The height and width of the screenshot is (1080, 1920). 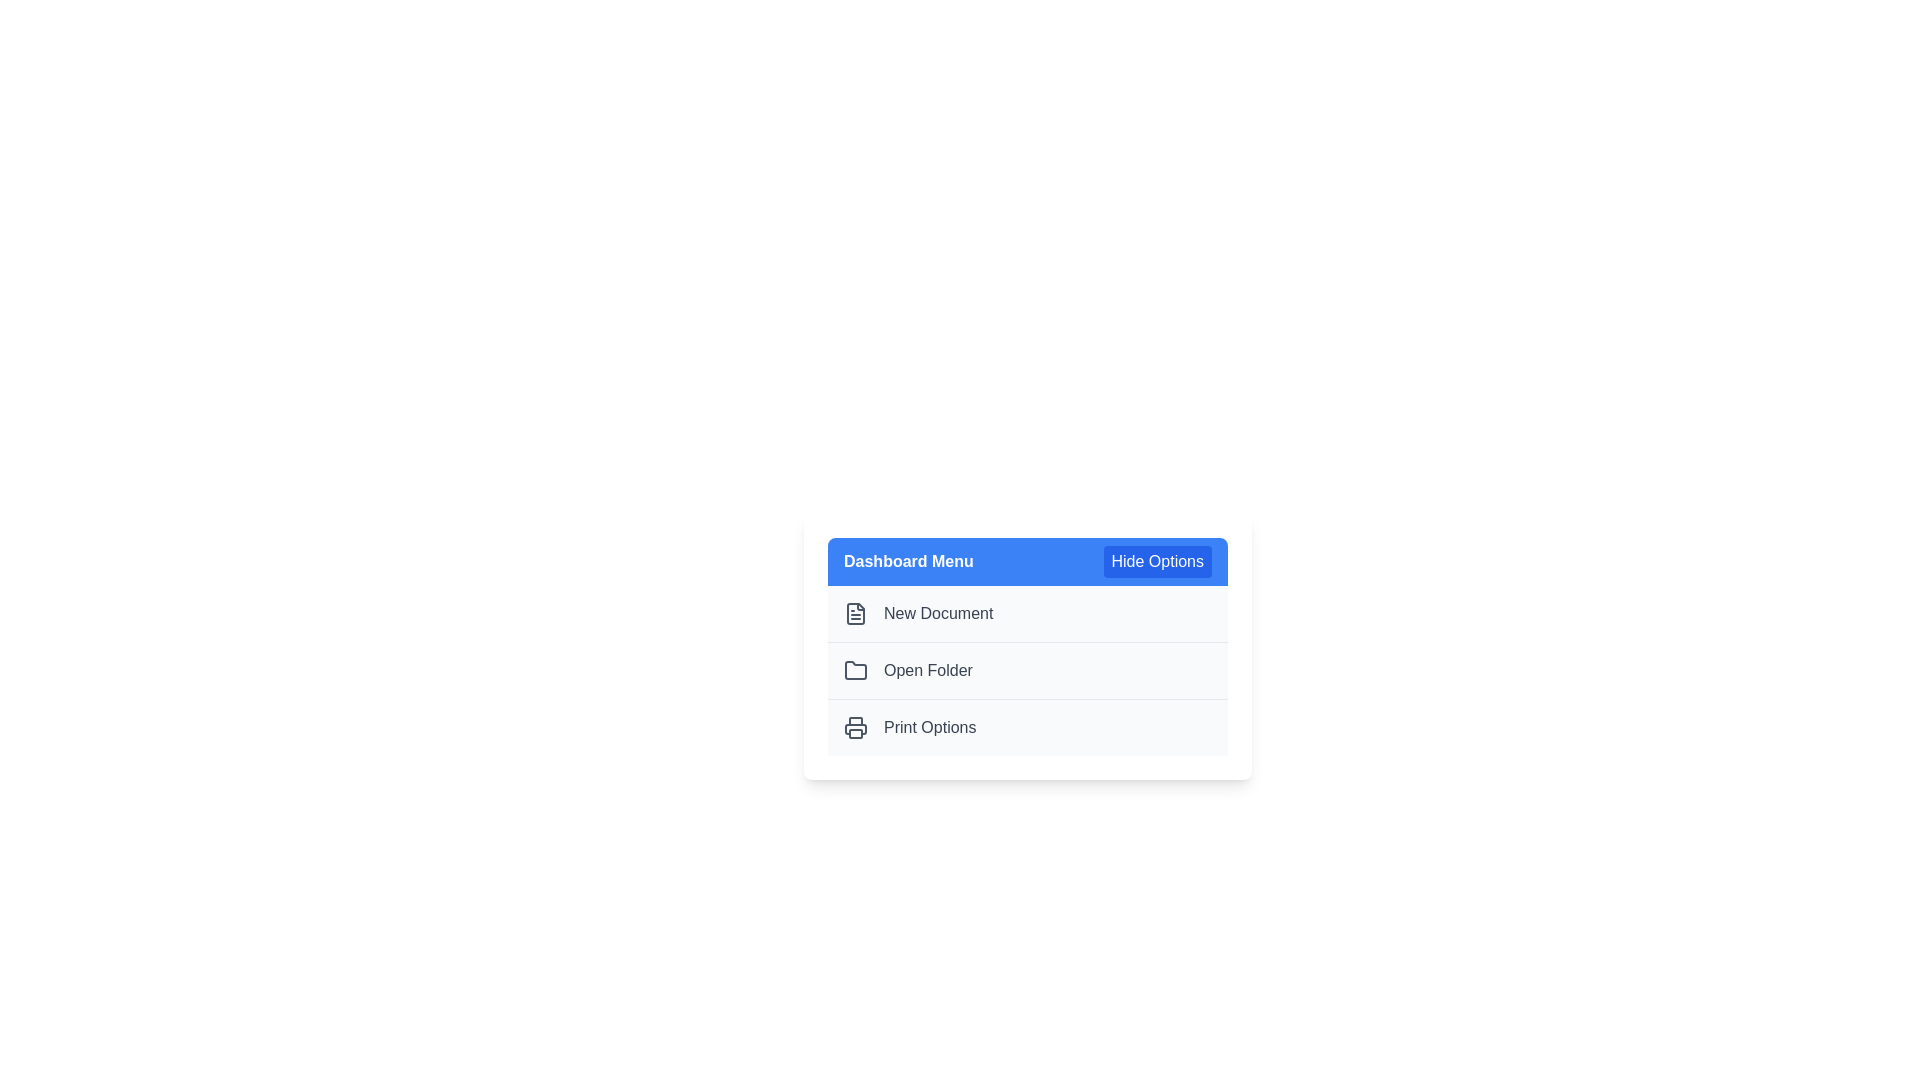 What do you see at coordinates (855, 671) in the screenshot?
I see `the folder icon, which is a gray outlined graphical depiction of a folder, located in the second position under the 'Open Folder' label` at bounding box center [855, 671].